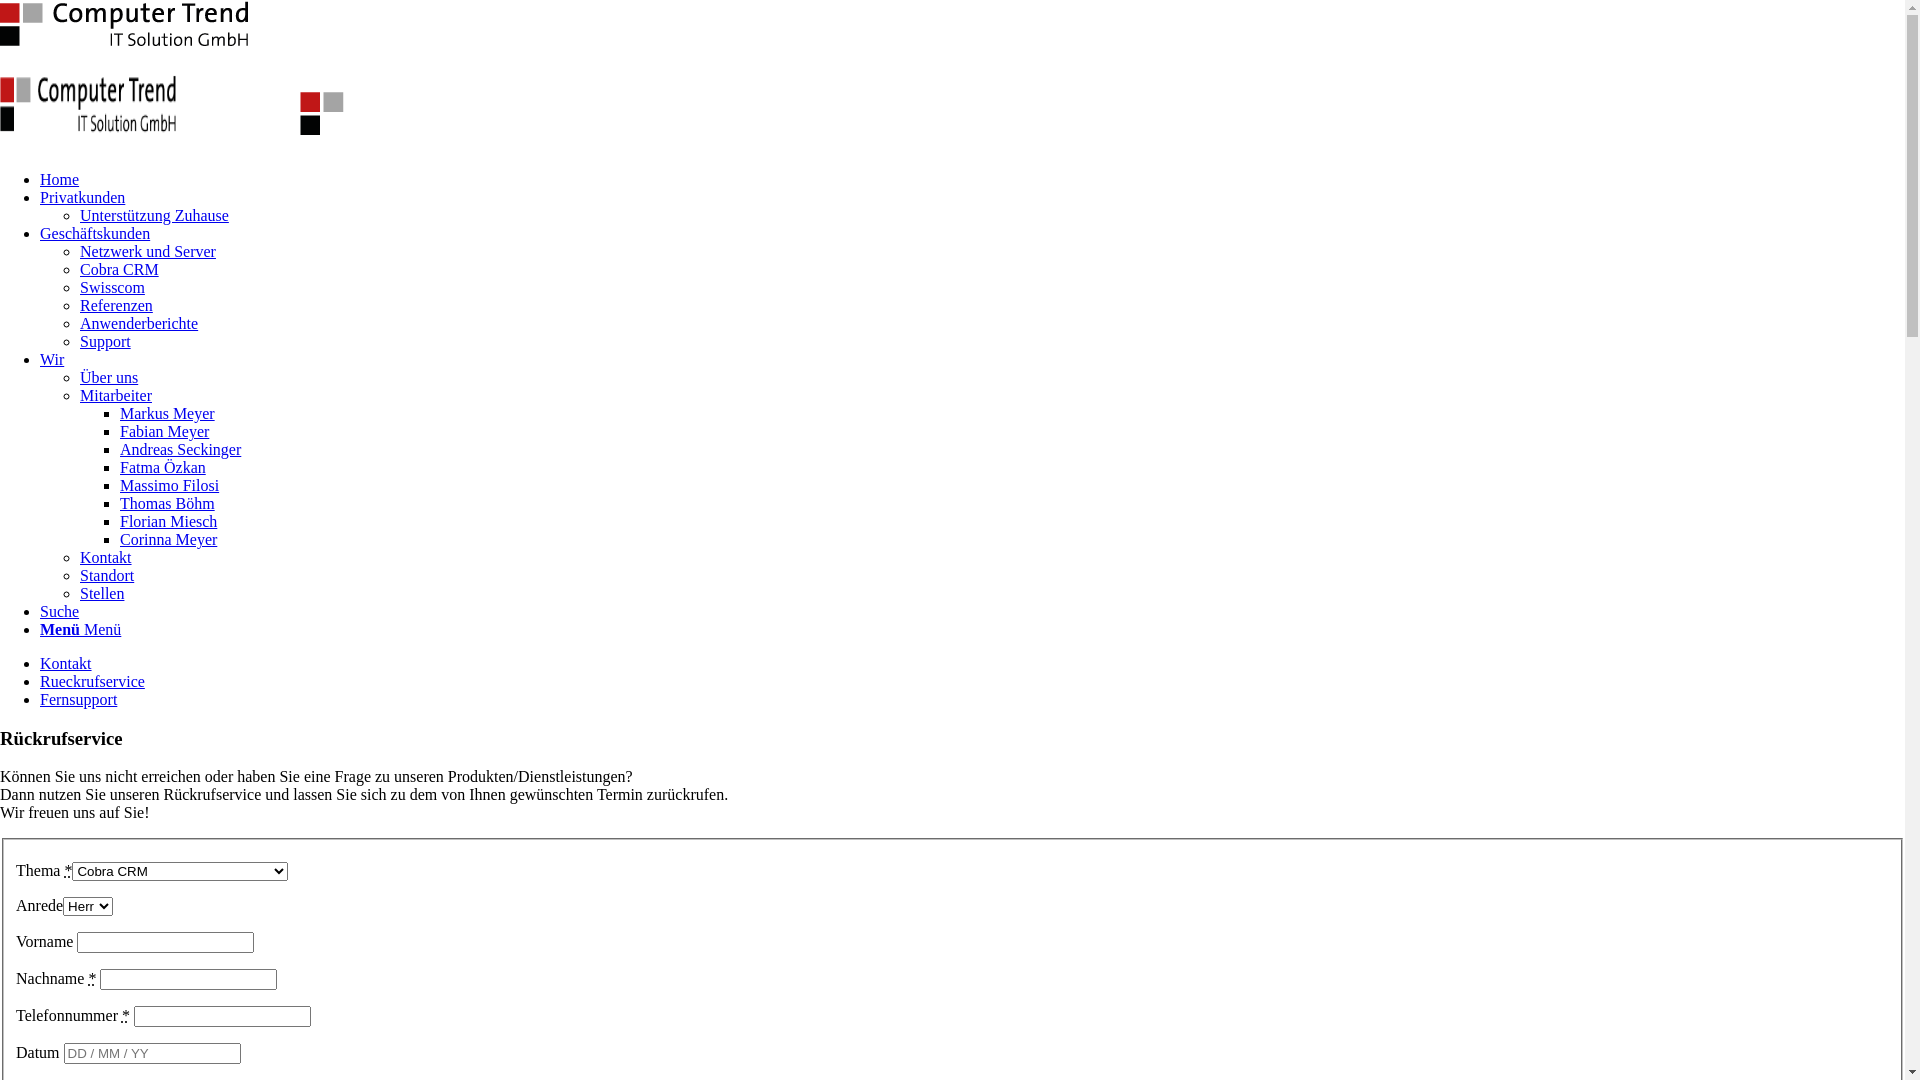  Describe the element at coordinates (168, 520) in the screenshot. I see `'Florian Miesch'` at that location.